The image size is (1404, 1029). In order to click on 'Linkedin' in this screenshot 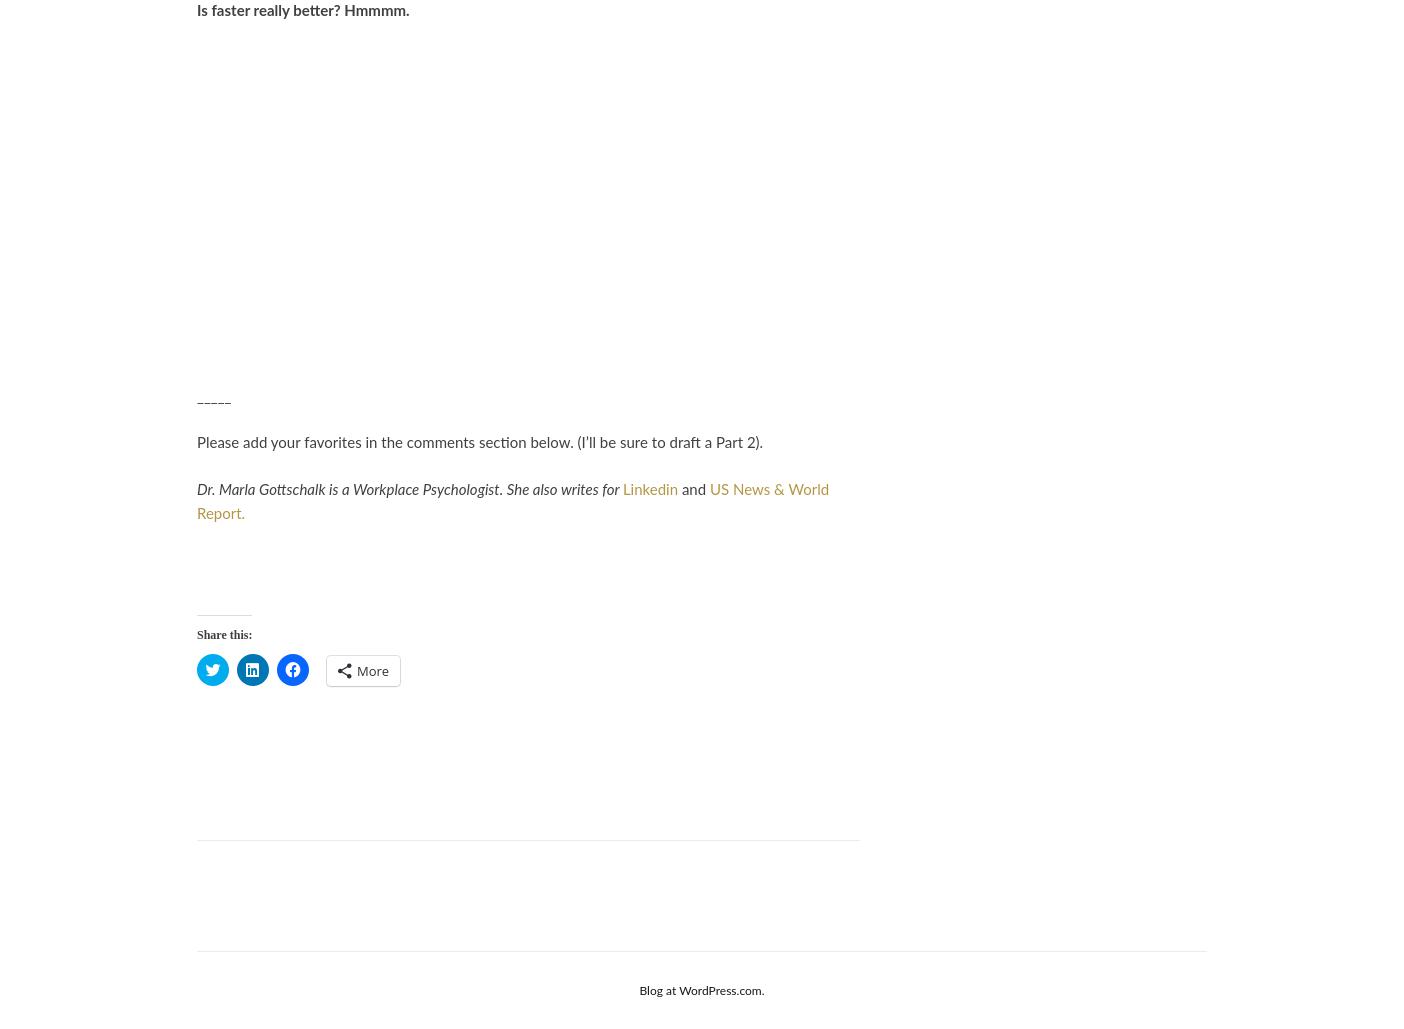, I will do `click(650, 489)`.